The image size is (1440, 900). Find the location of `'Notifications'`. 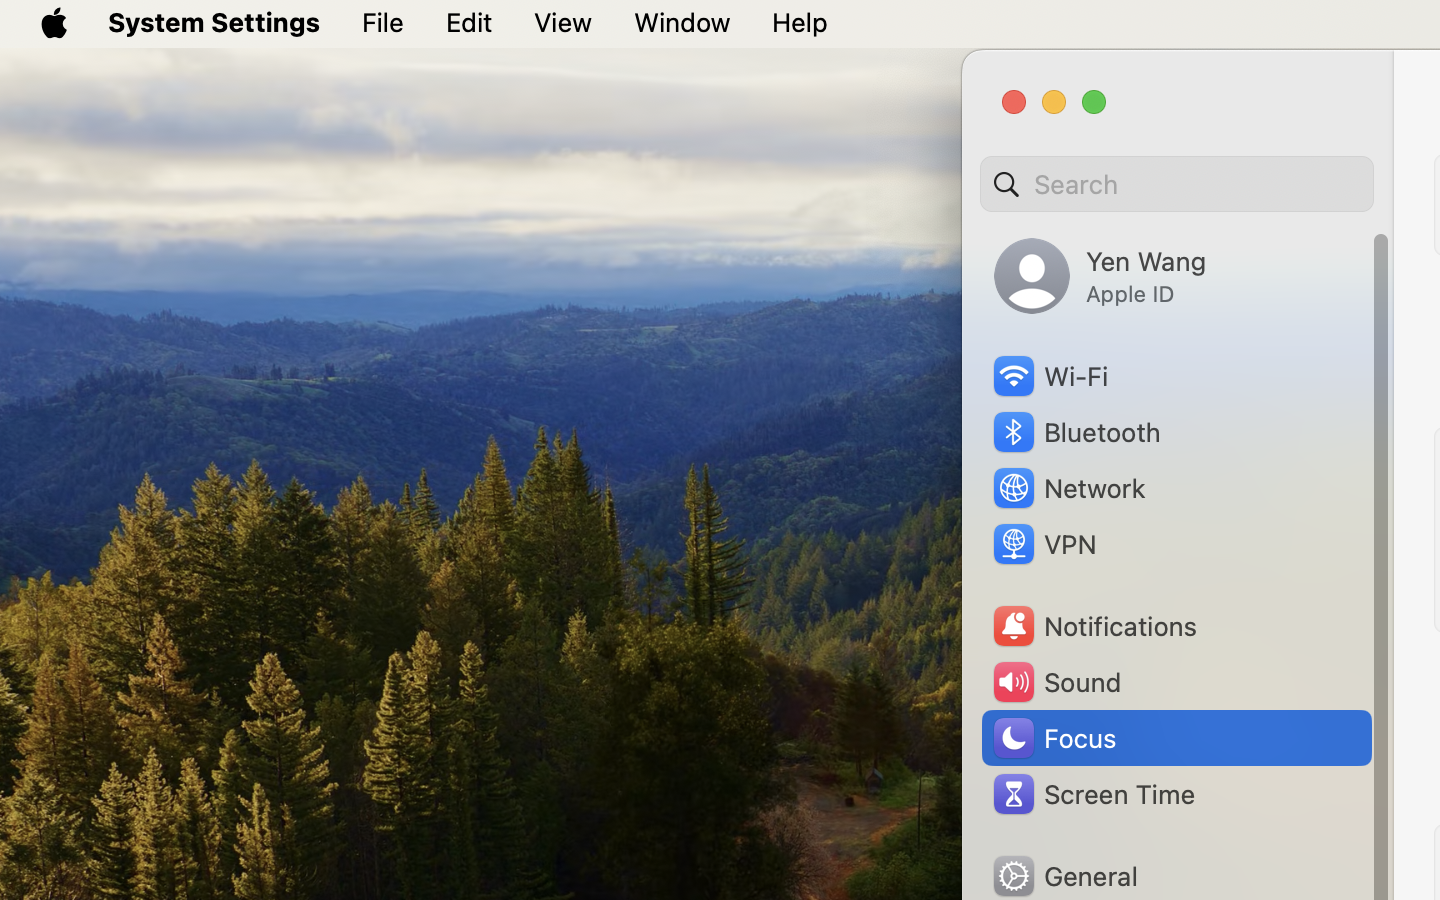

'Notifications' is located at coordinates (1092, 626).